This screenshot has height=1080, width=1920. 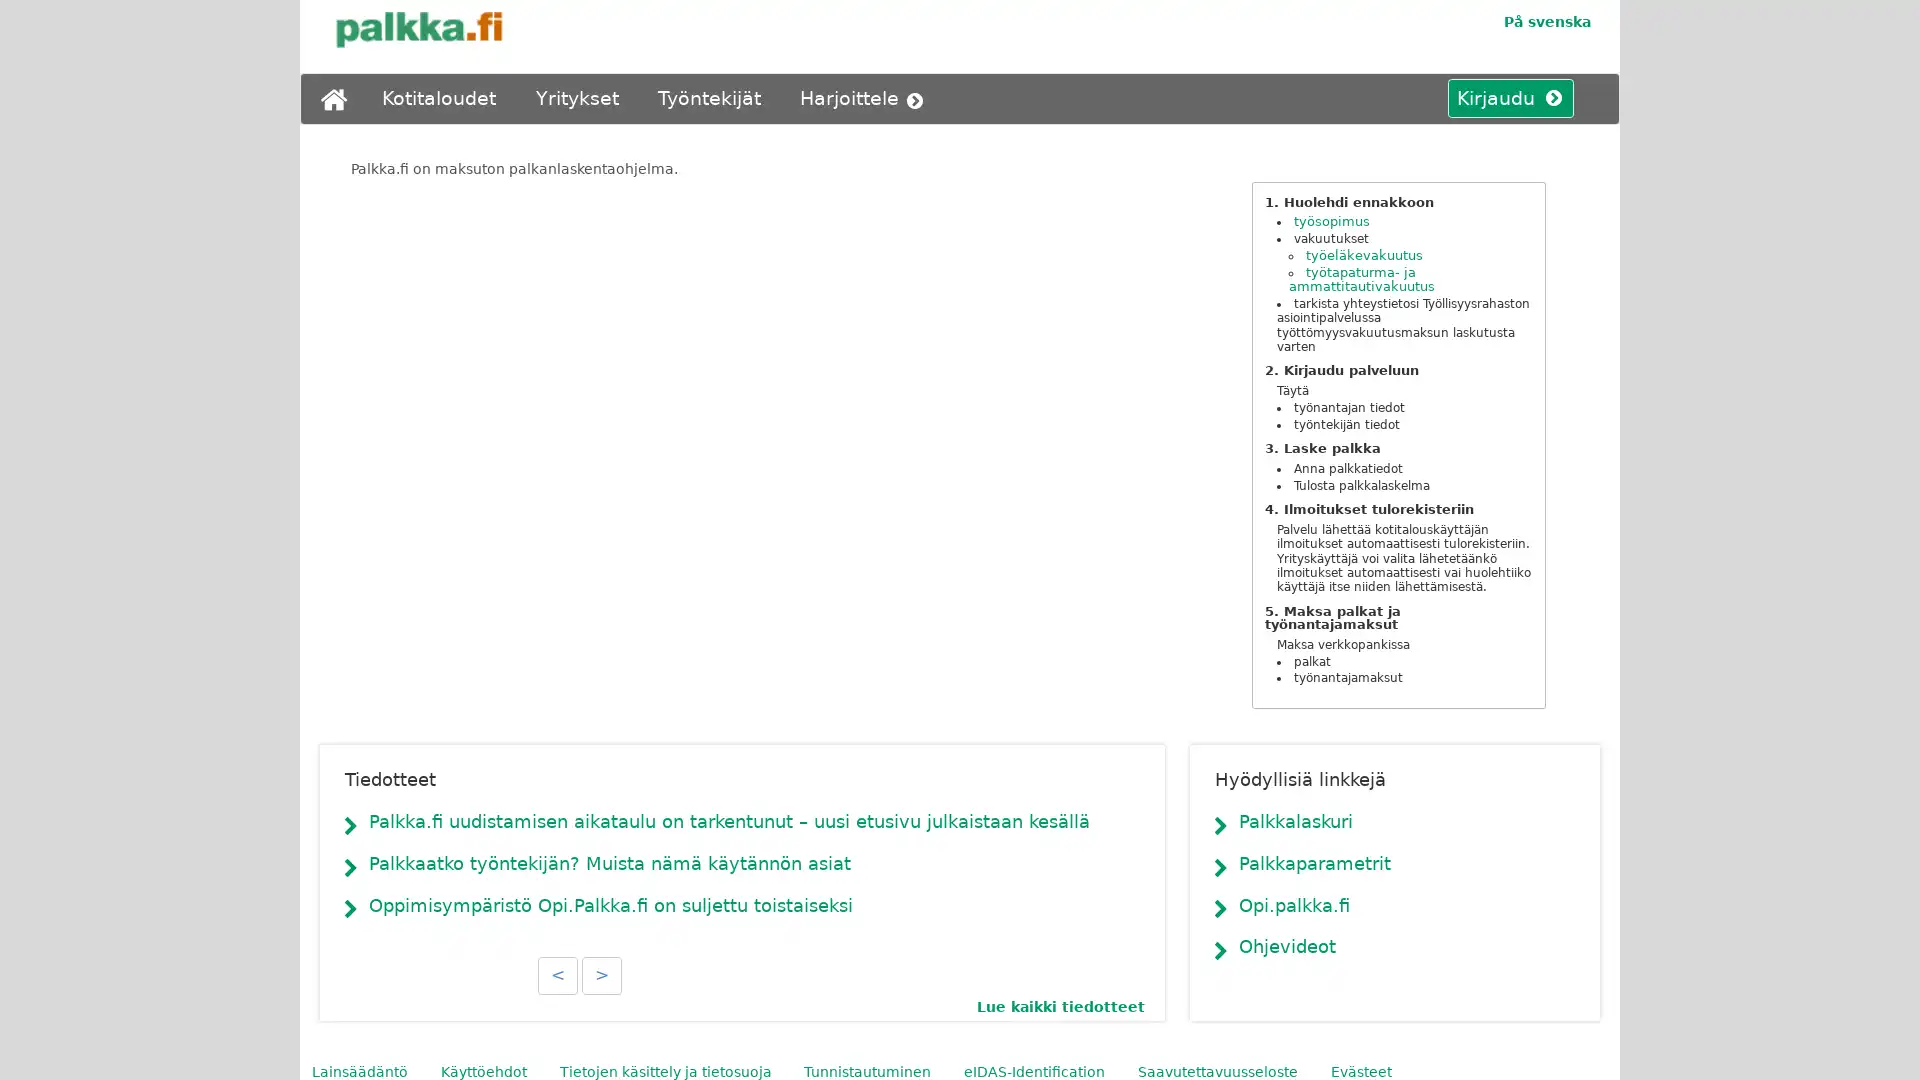 What do you see at coordinates (1502, 99) in the screenshot?
I see `Kirjaudu` at bounding box center [1502, 99].